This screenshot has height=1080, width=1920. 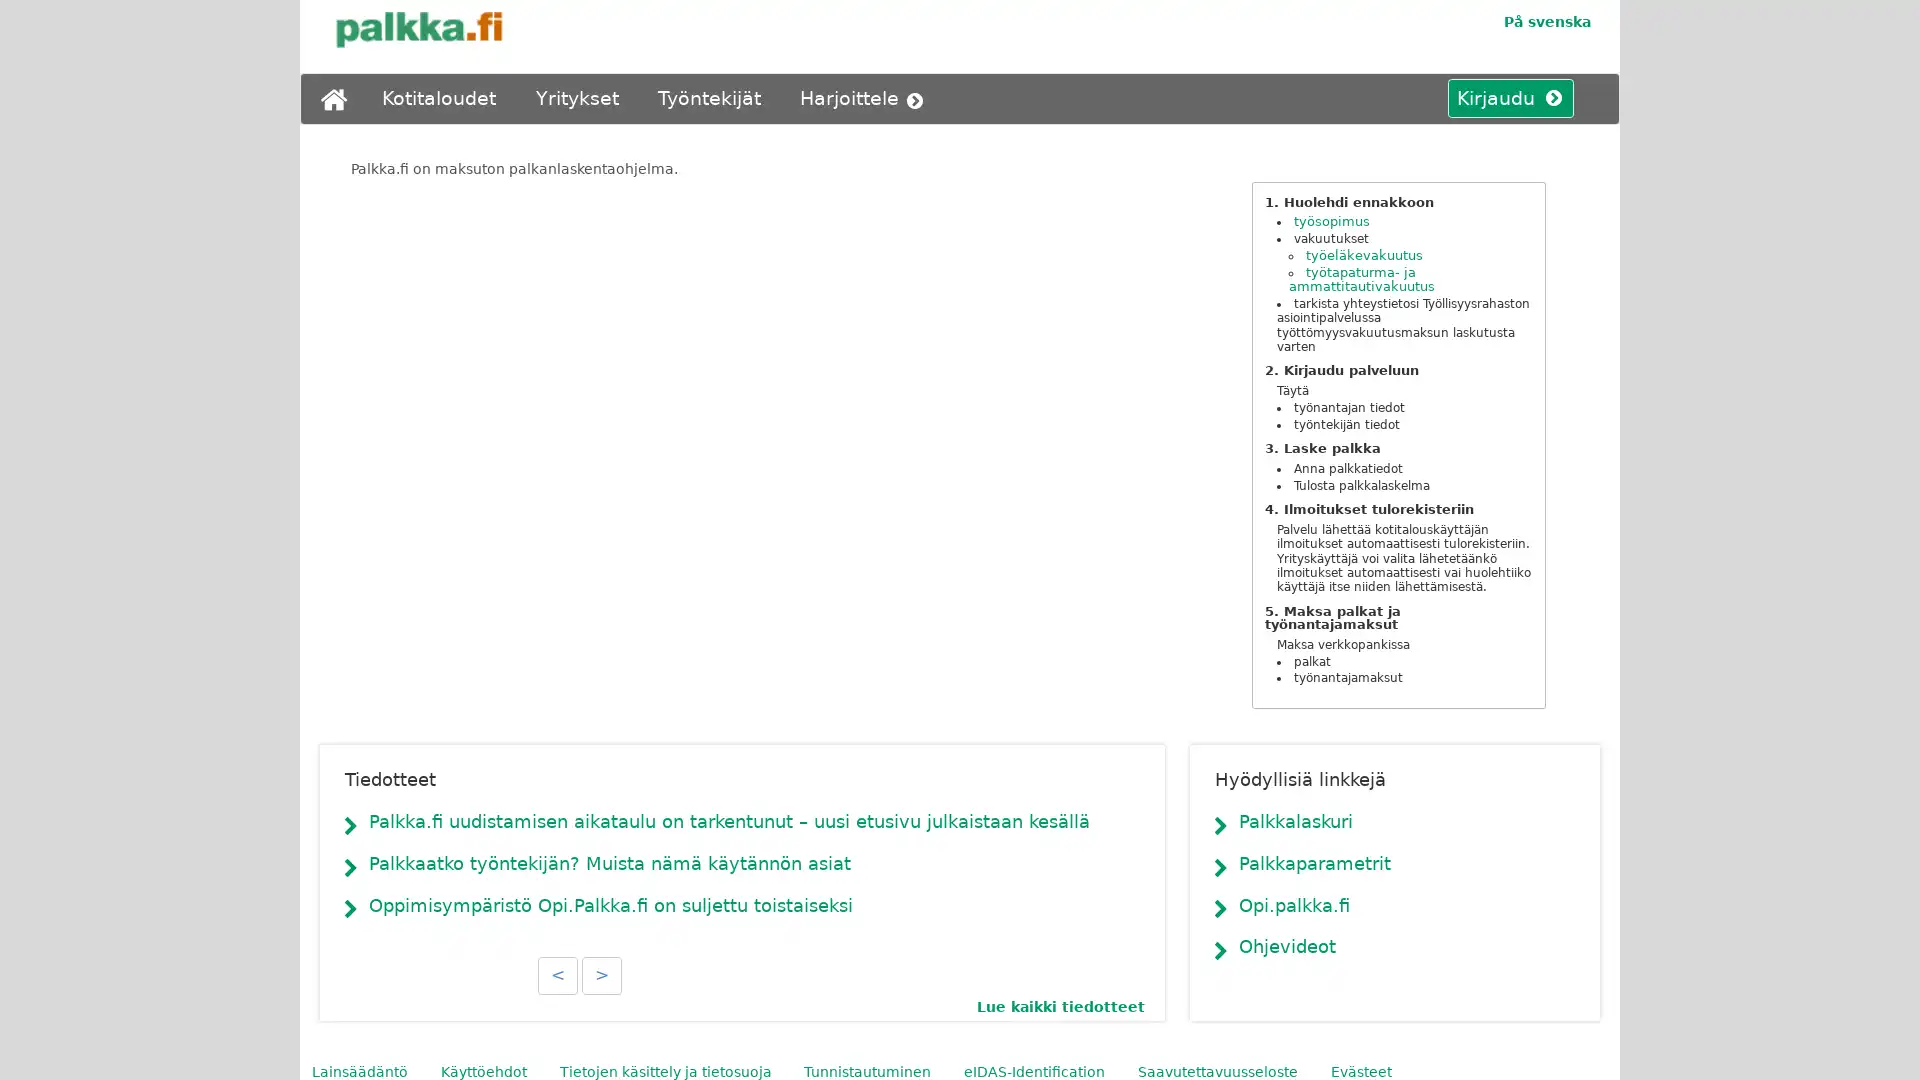 What do you see at coordinates (1502, 99) in the screenshot?
I see `Kirjaudu` at bounding box center [1502, 99].